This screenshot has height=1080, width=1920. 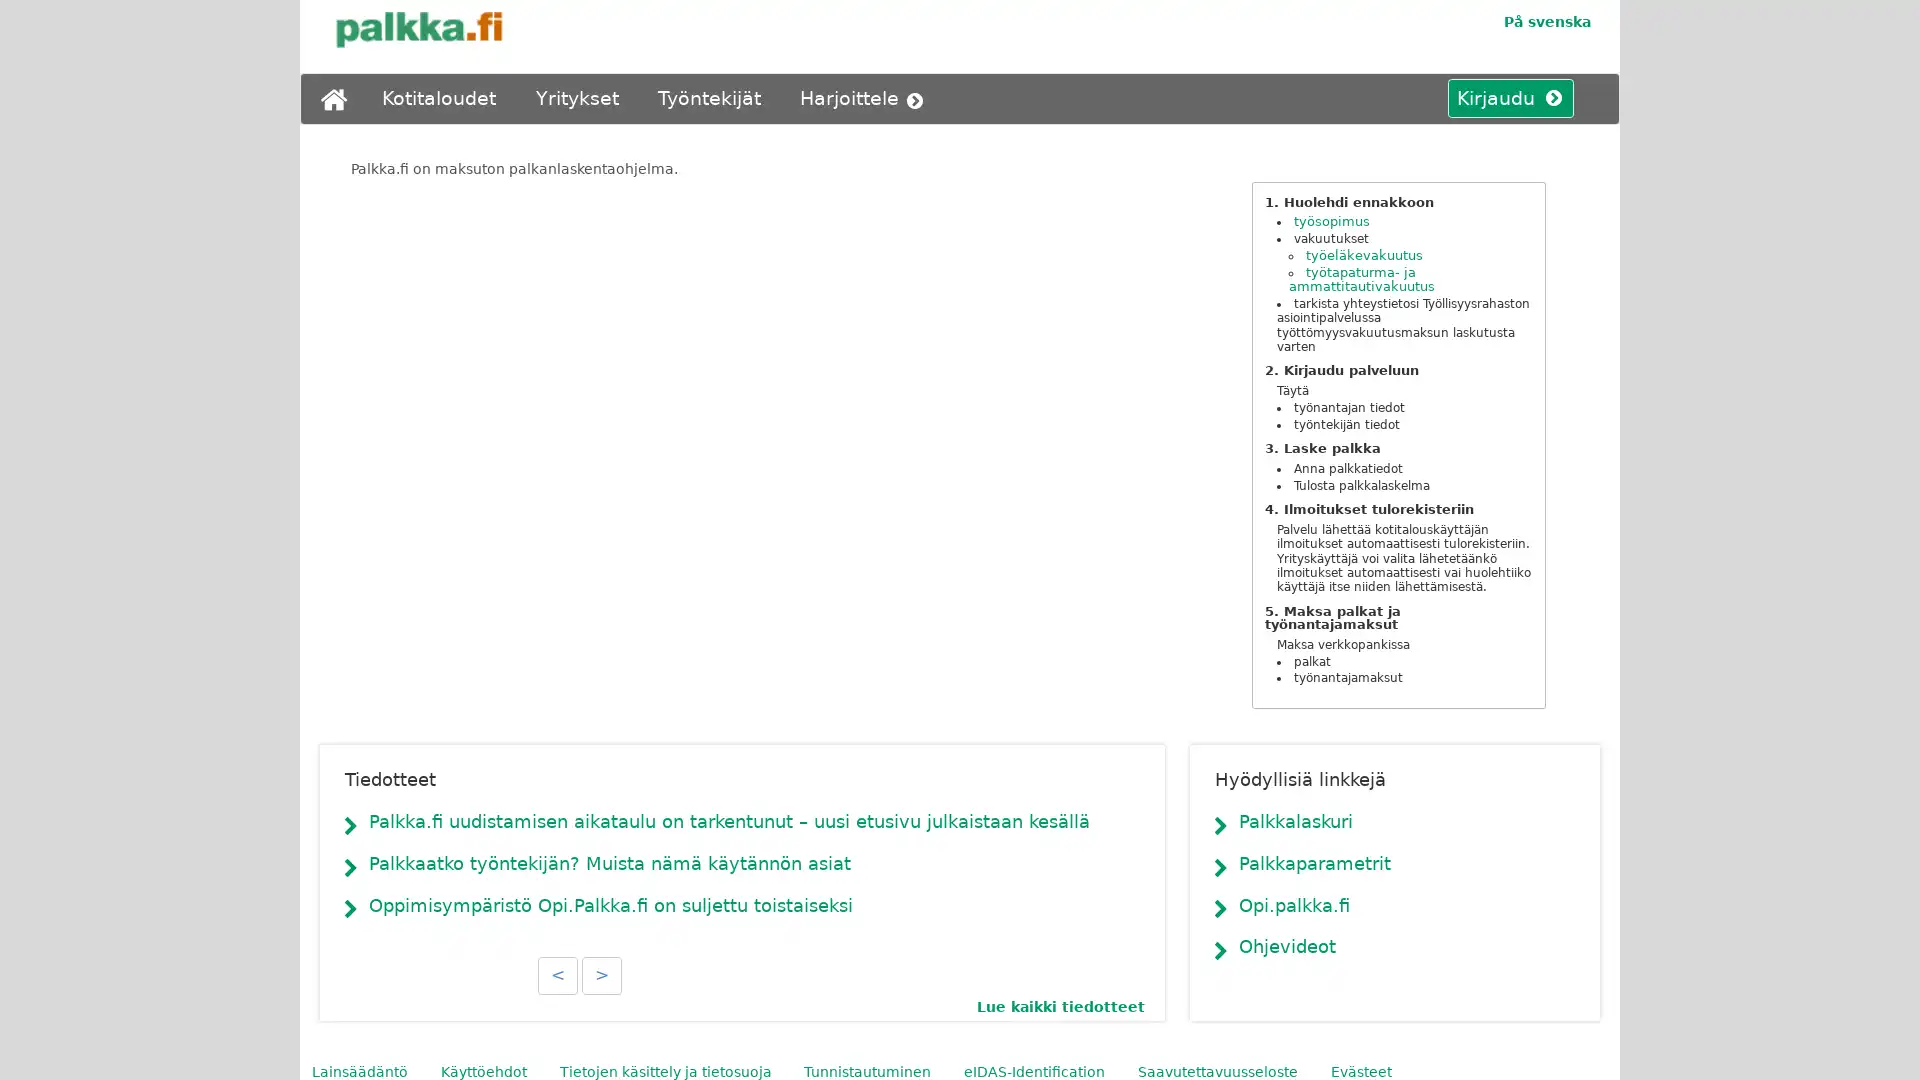 What do you see at coordinates (1502, 99) in the screenshot?
I see `Kirjaudu` at bounding box center [1502, 99].